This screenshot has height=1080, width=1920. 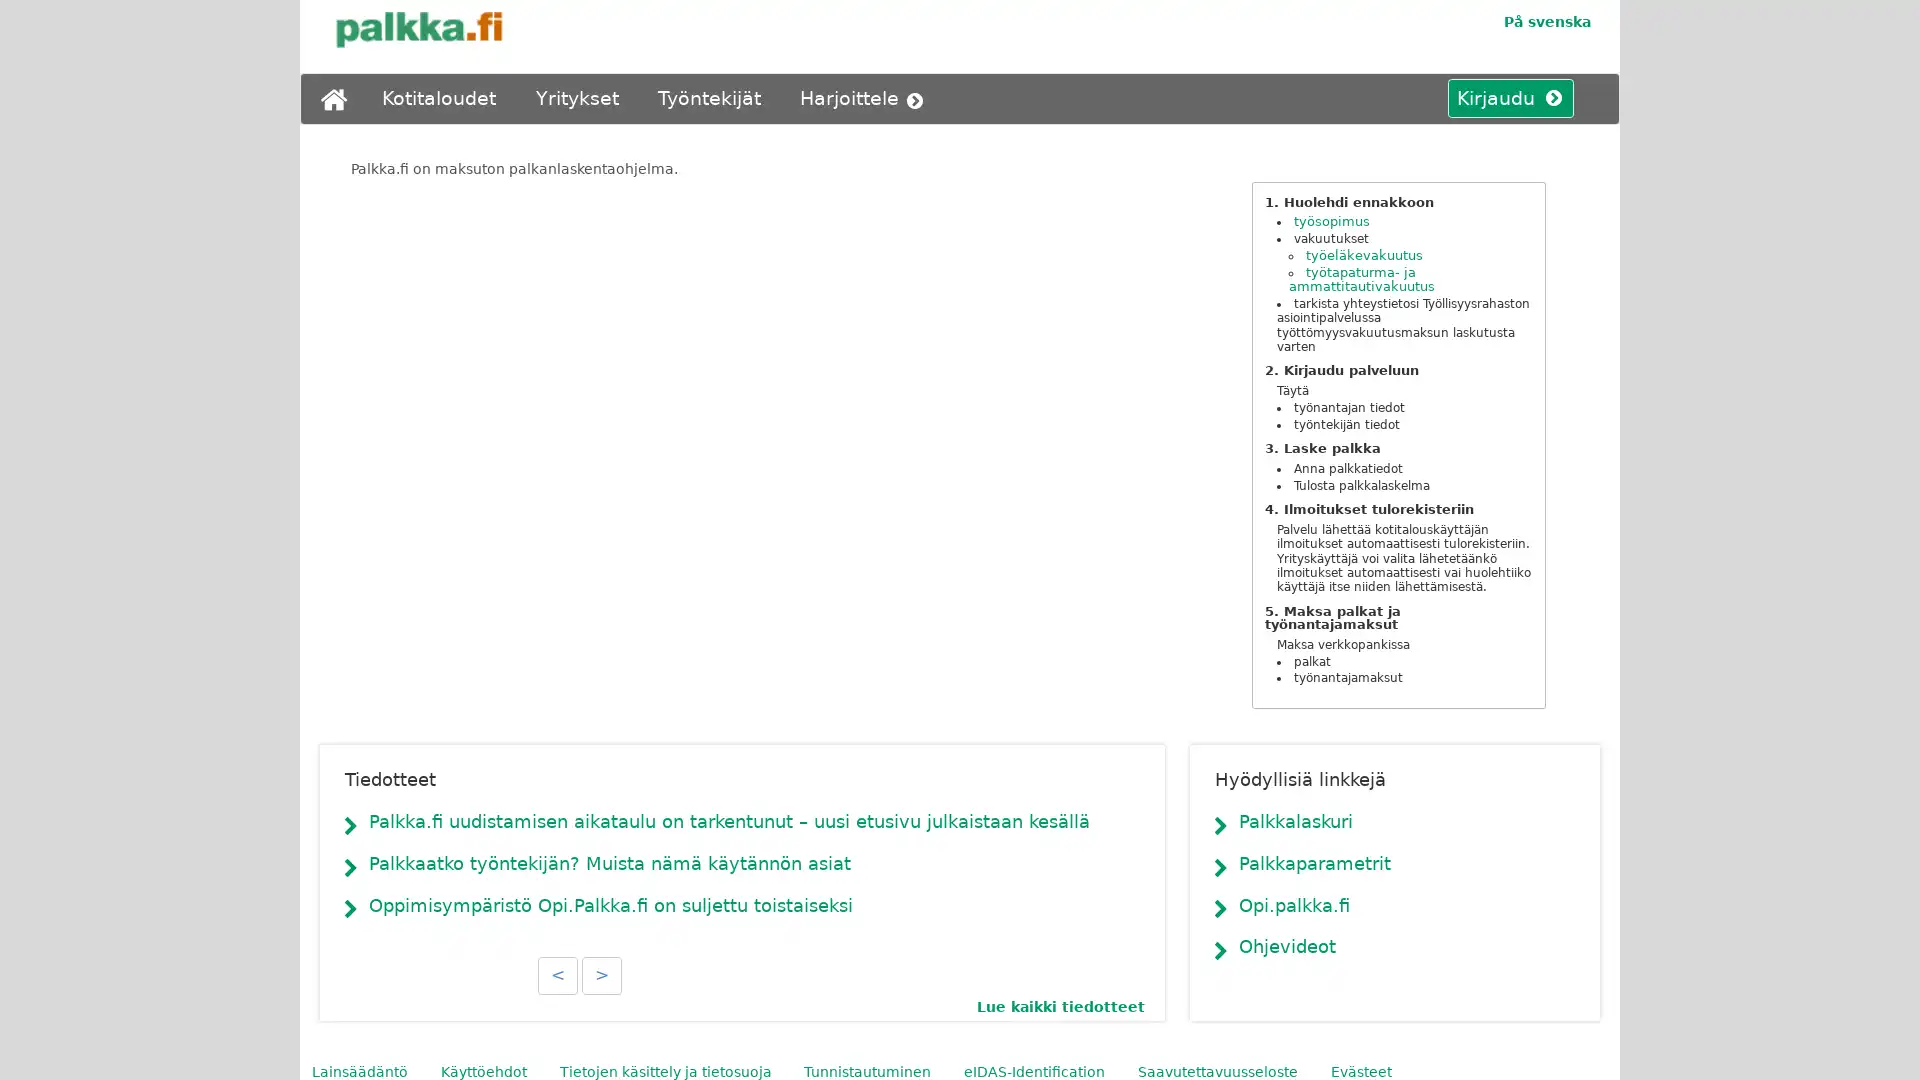 What do you see at coordinates (1502, 99) in the screenshot?
I see `Kirjaudu` at bounding box center [1502, 99].